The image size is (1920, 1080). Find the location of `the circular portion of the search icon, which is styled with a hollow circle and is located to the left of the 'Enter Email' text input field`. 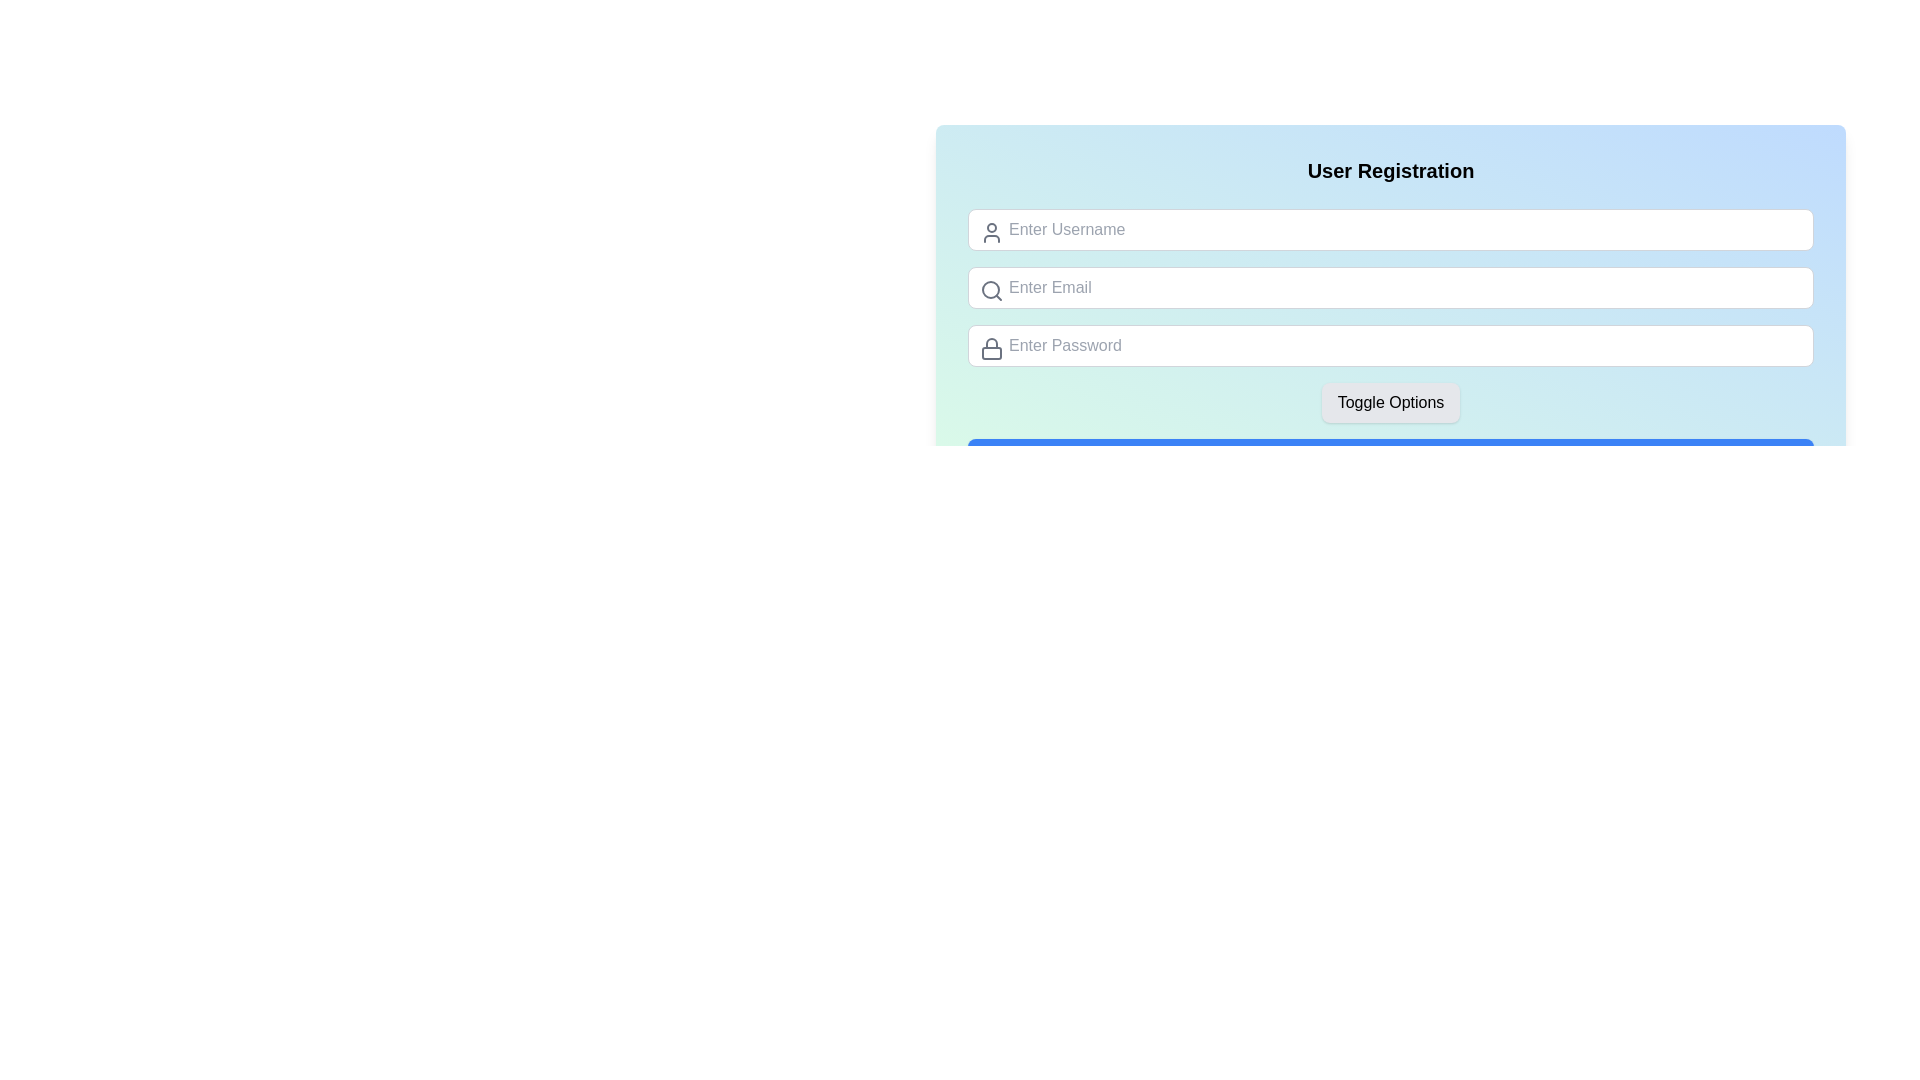

the circular portion of the search icon, which is styled with a hollow circle and is located to the left of the 'Enter Email' text input field is located at coordinates (990, 289).